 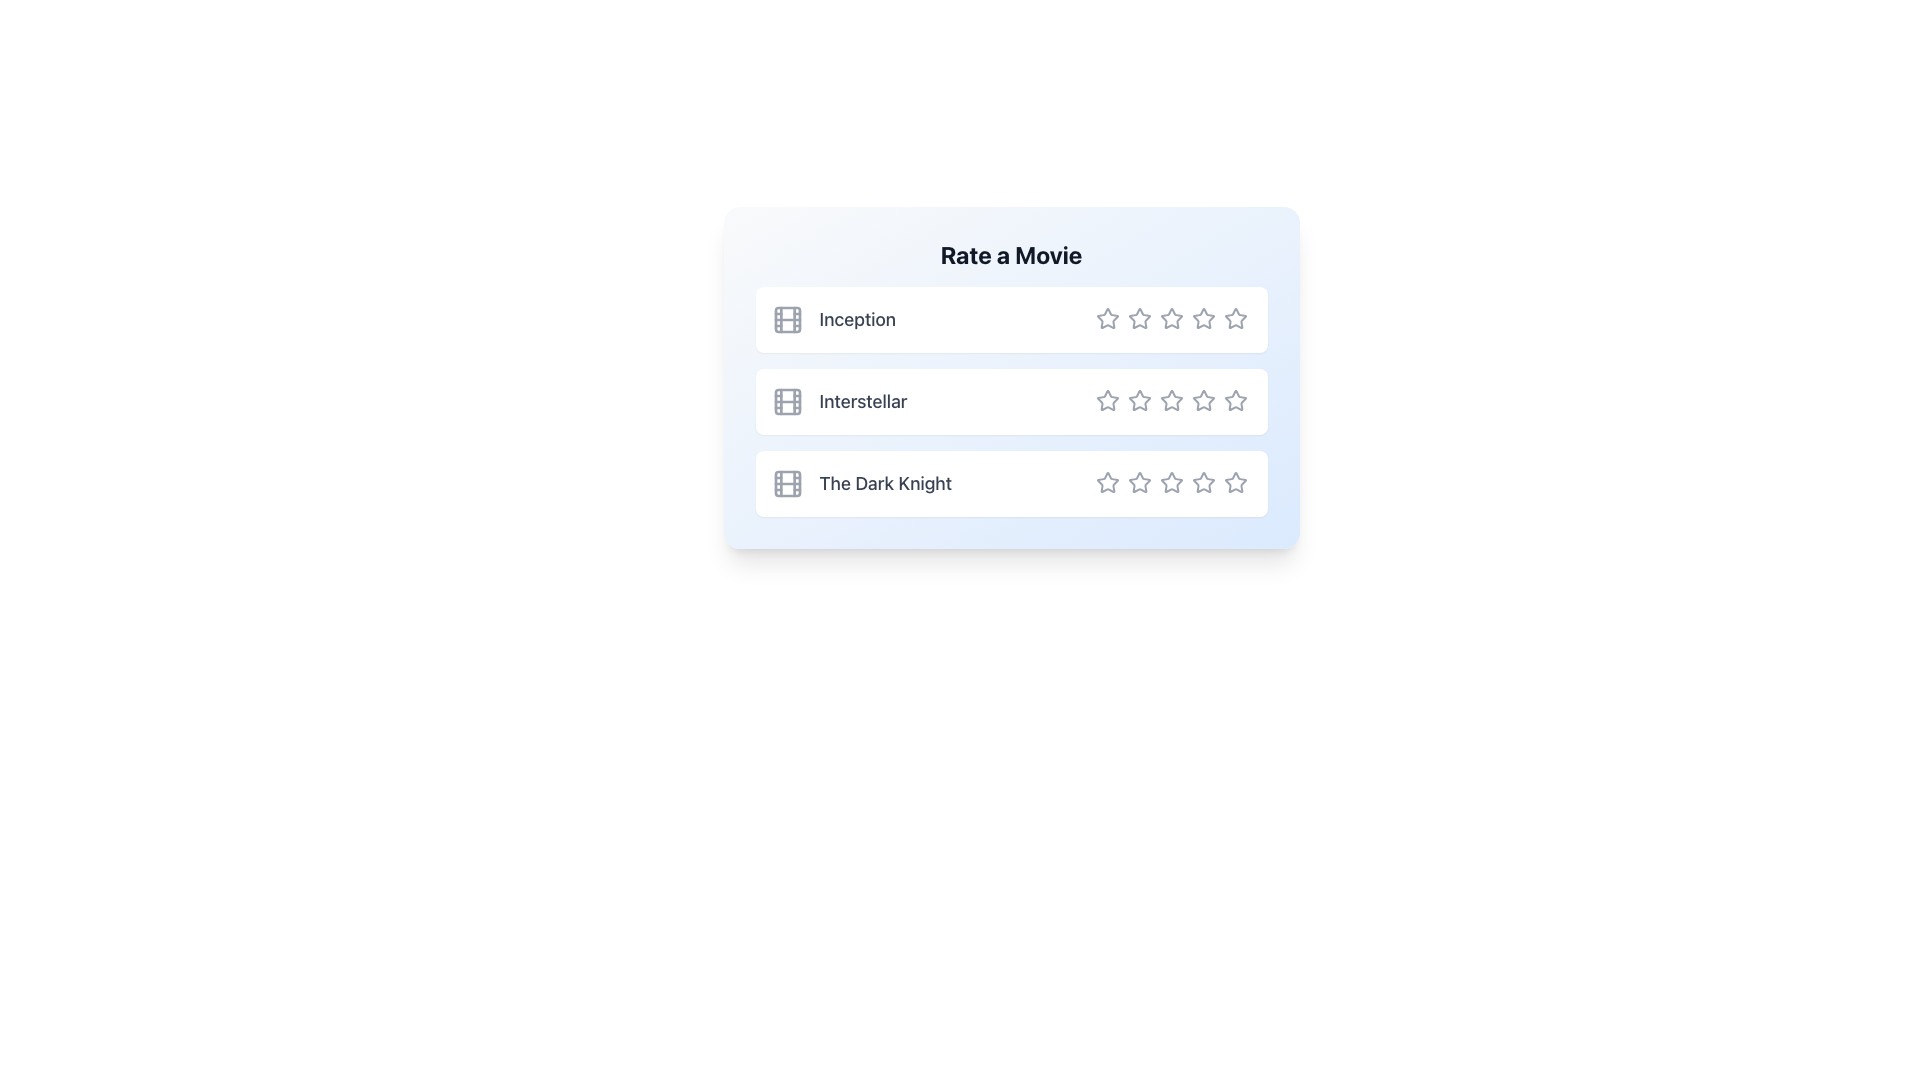 I want to click on the label that identifies the specific movie title, positioned as the first entry in the vertical list, aligned to the right of the film icon and left of the rating stars, so click(x=857, y=319).